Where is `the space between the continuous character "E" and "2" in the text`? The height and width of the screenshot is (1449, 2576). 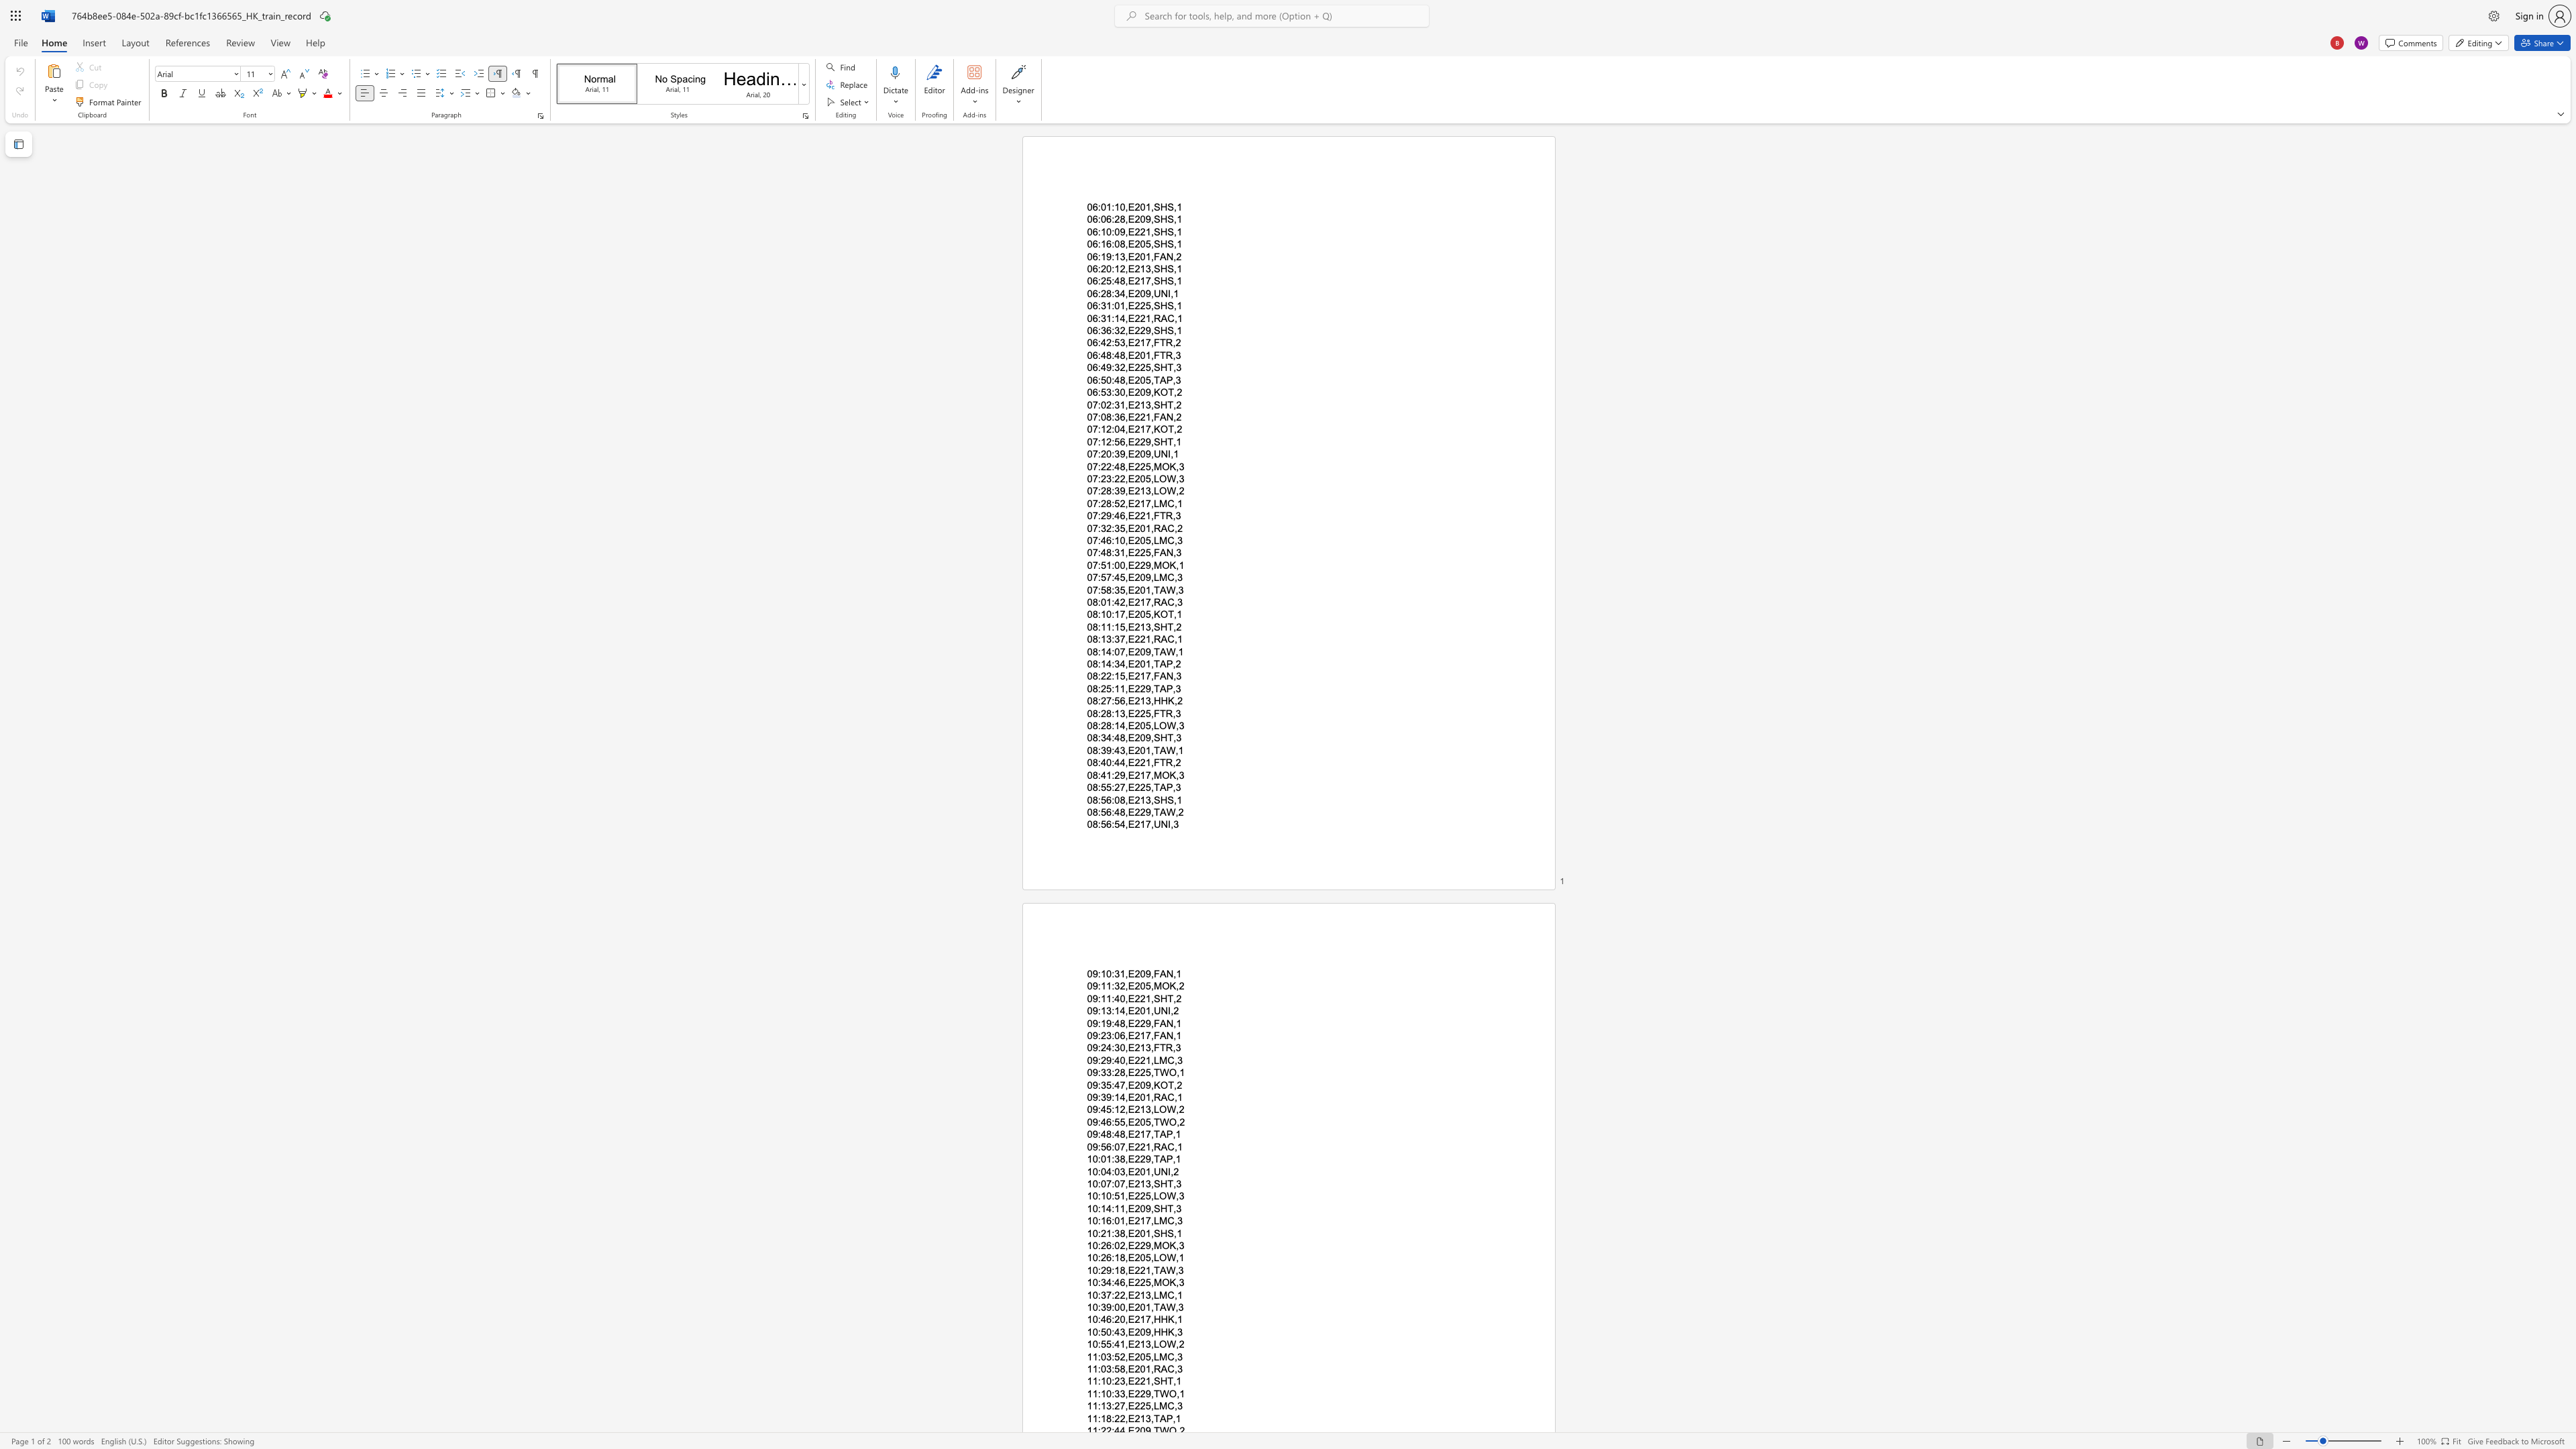
the space between the continuous character "E" and "2" in the text is located at coordinates (1133, 972).